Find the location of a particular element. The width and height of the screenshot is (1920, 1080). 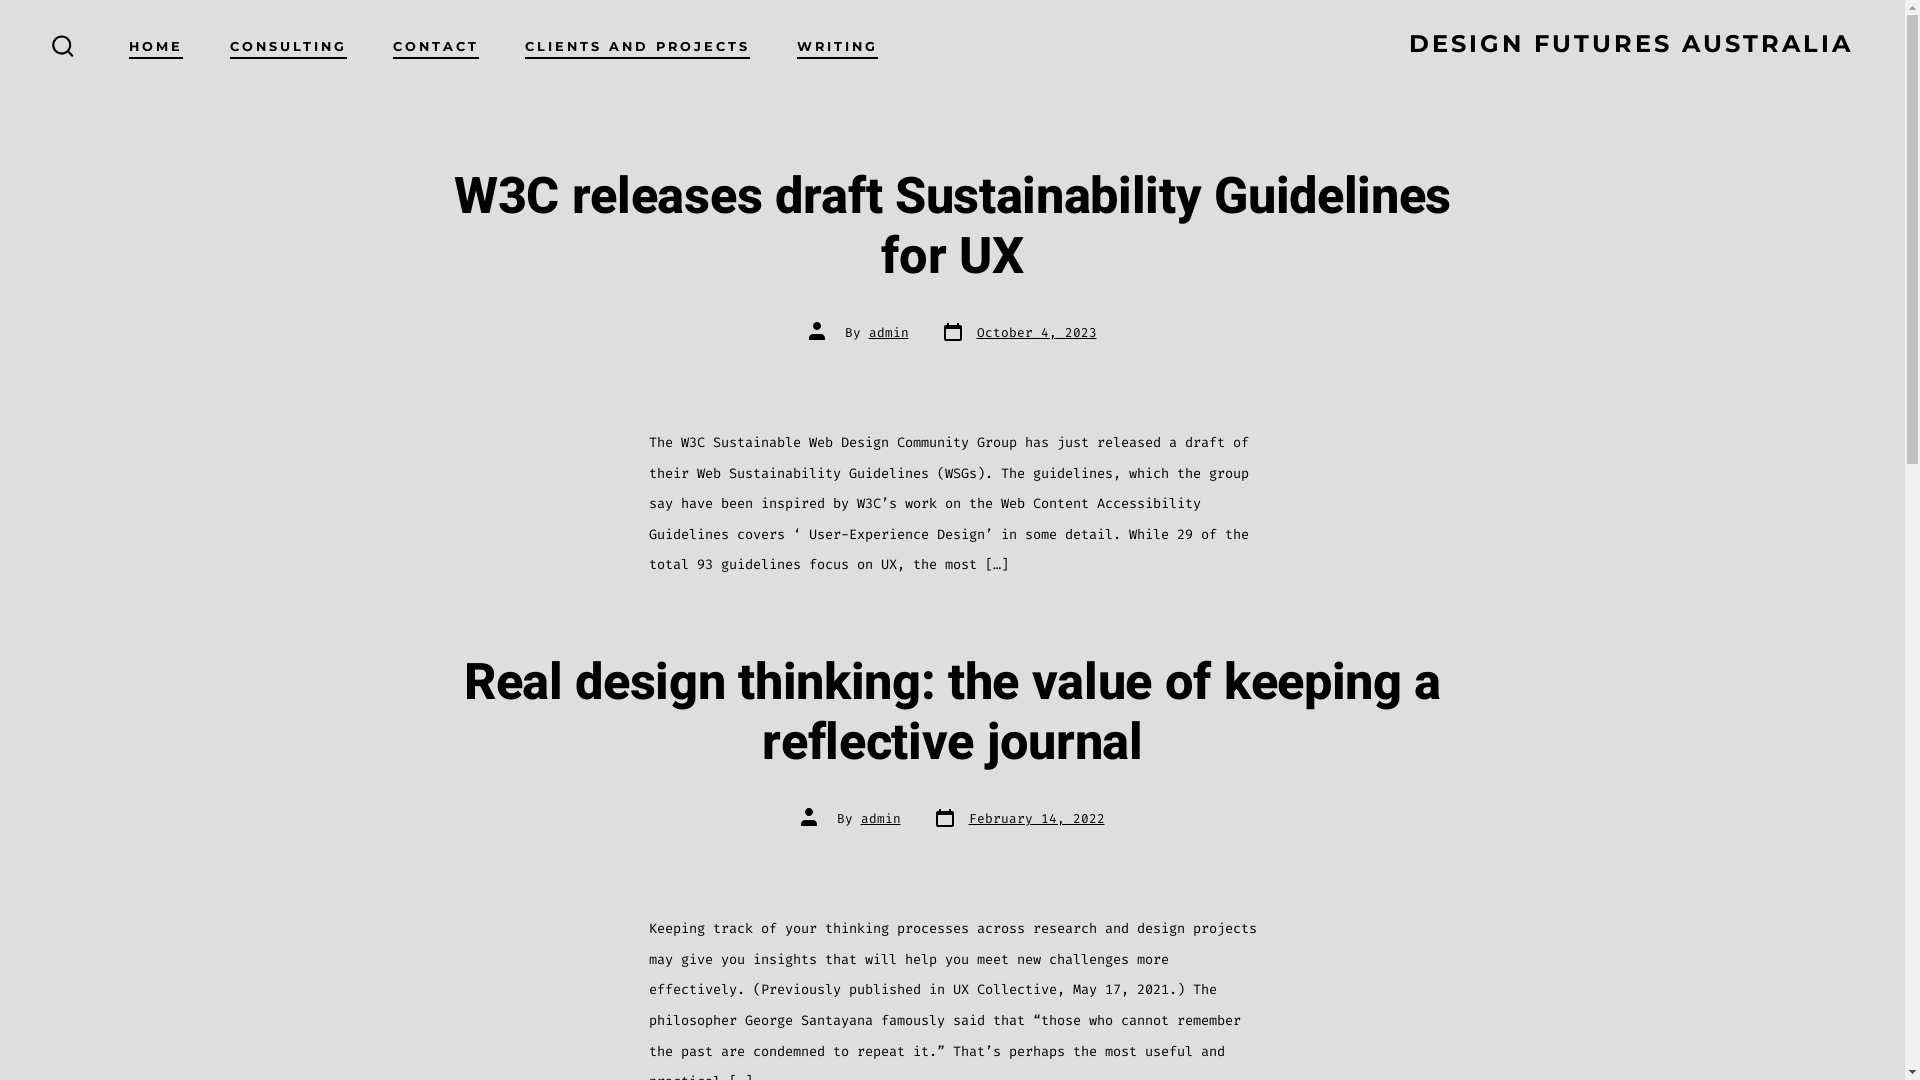

'admin' is located at coordinates (887, 331).